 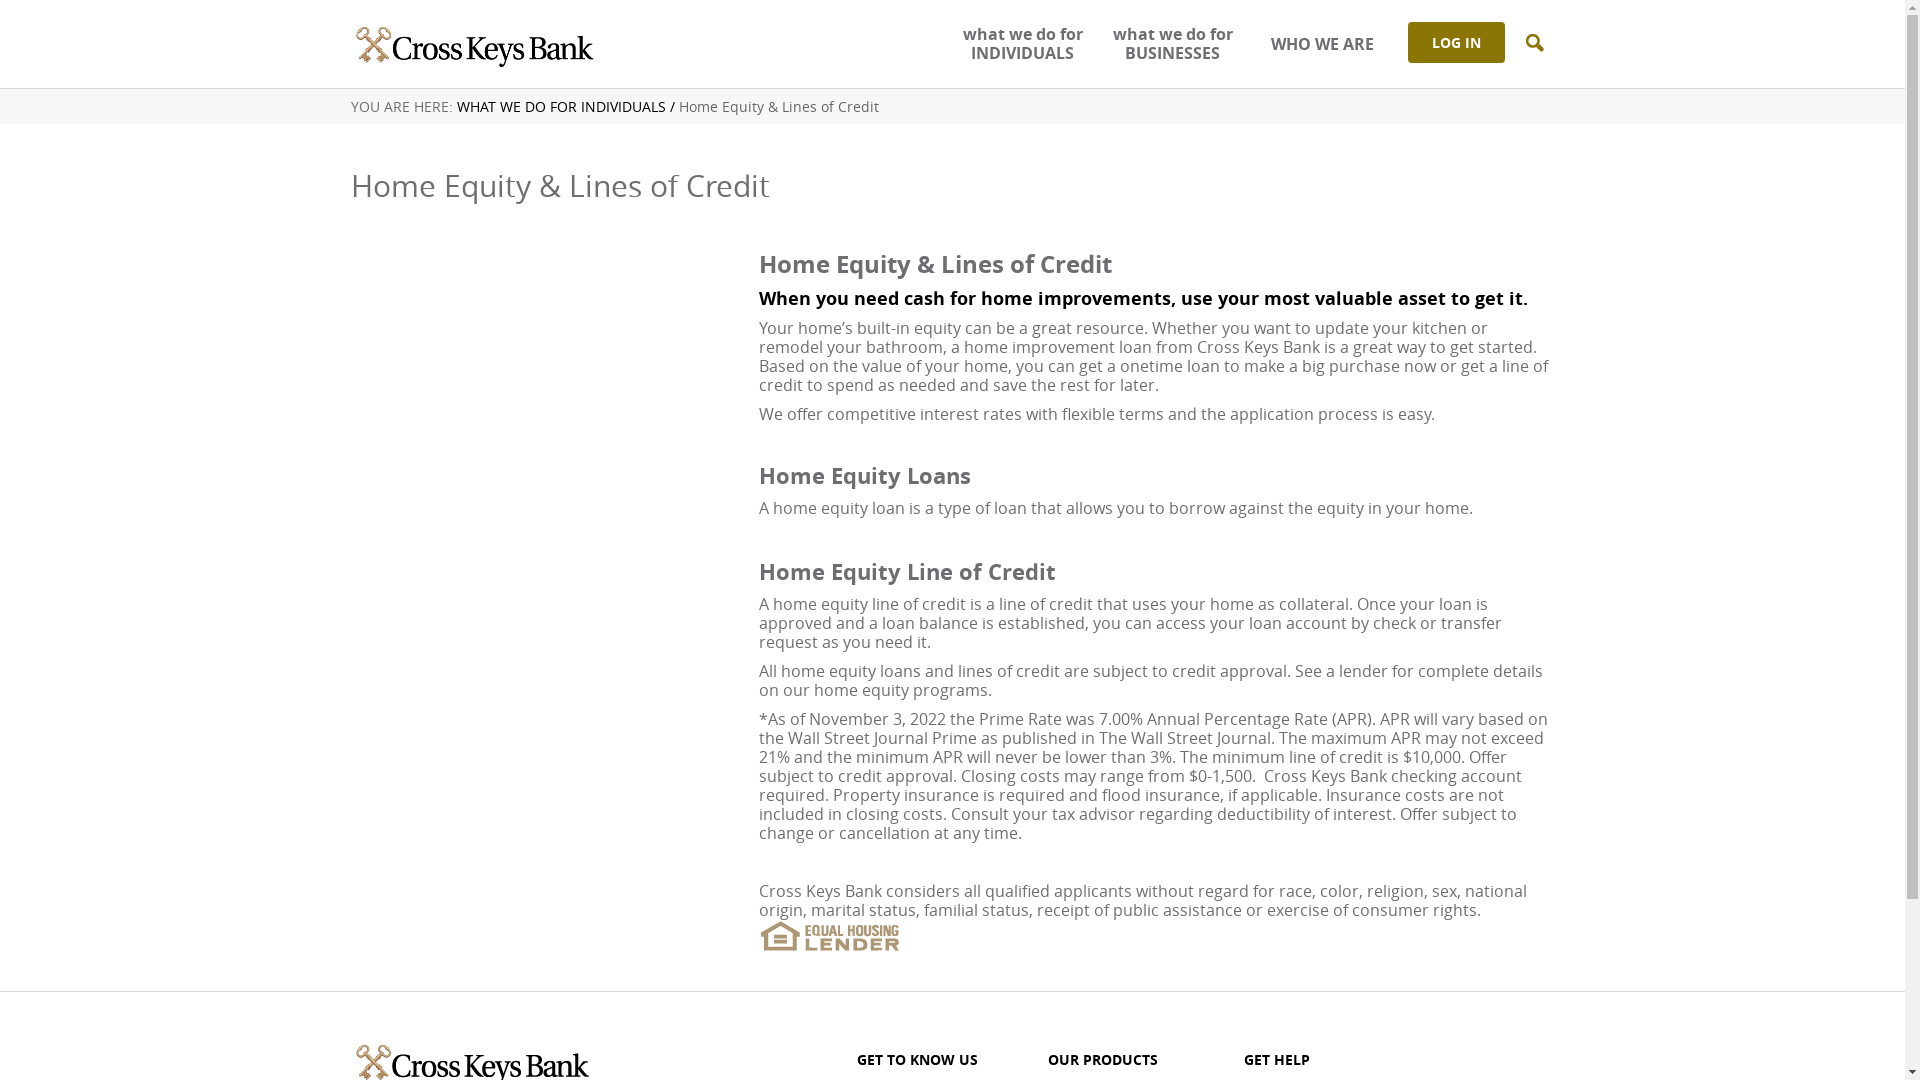 What do you see at coordinates (471, 43) in the screenshot?
I see `'Cross Keys Bank'` at bounding box center [471, 43].